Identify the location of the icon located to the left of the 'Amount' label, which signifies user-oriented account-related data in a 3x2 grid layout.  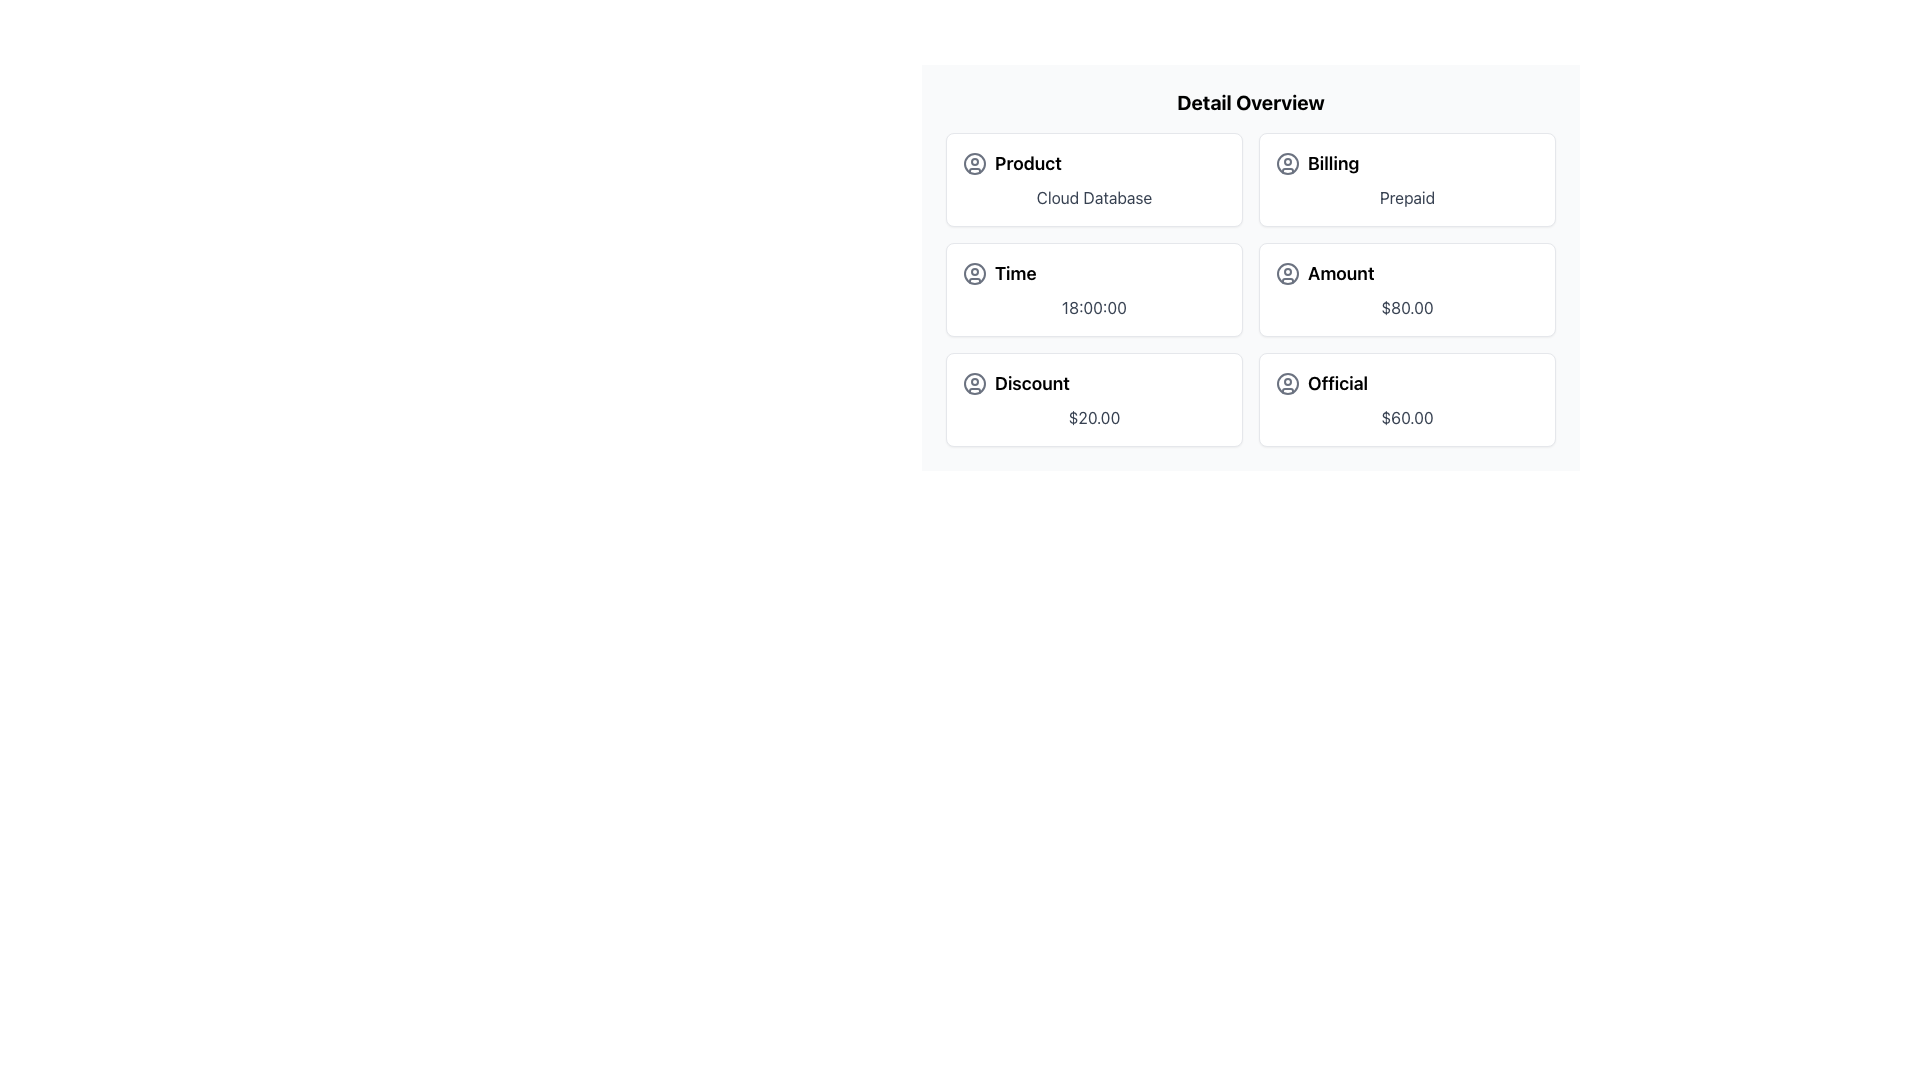
(1287, 273).